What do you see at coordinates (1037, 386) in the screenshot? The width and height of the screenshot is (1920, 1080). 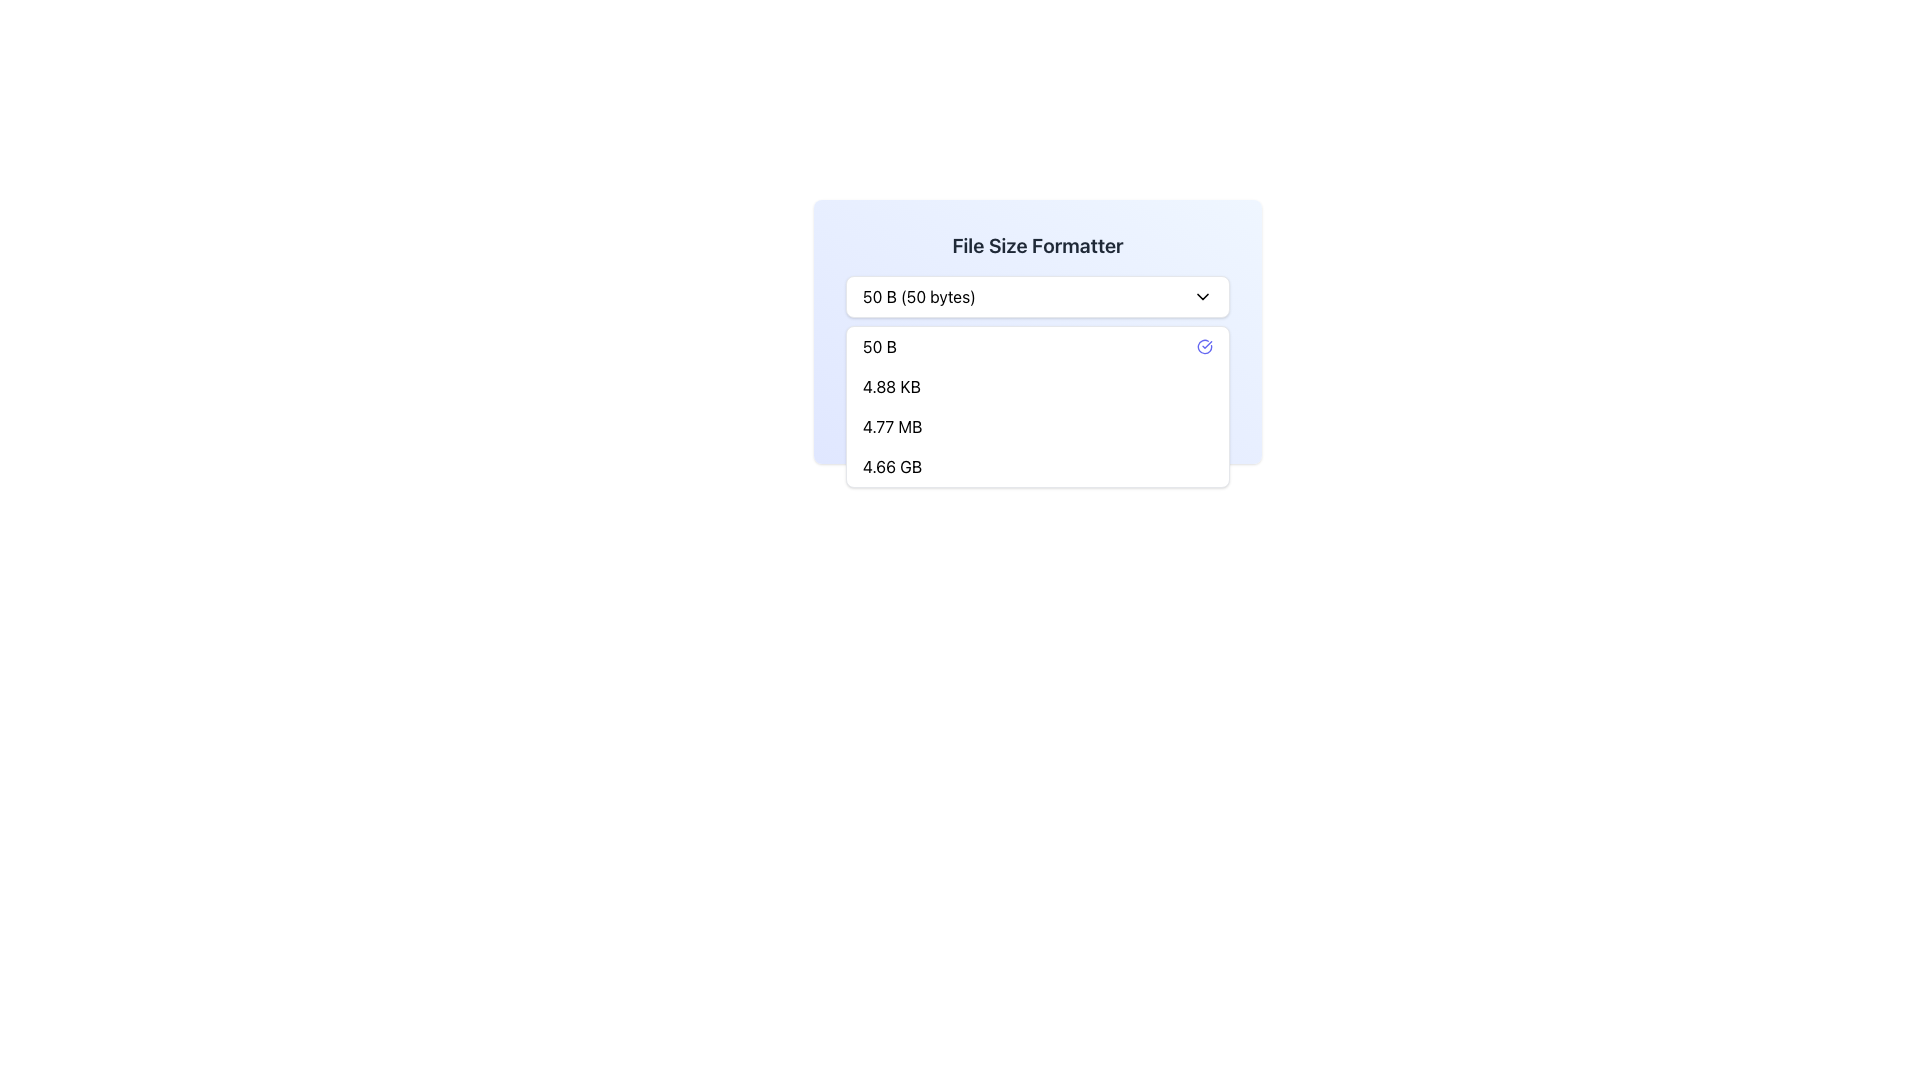 I see `to select the dropdown item displaying '4.88 KB' in the file size formatter dropdown menu` at bounding box center [1037, 386].